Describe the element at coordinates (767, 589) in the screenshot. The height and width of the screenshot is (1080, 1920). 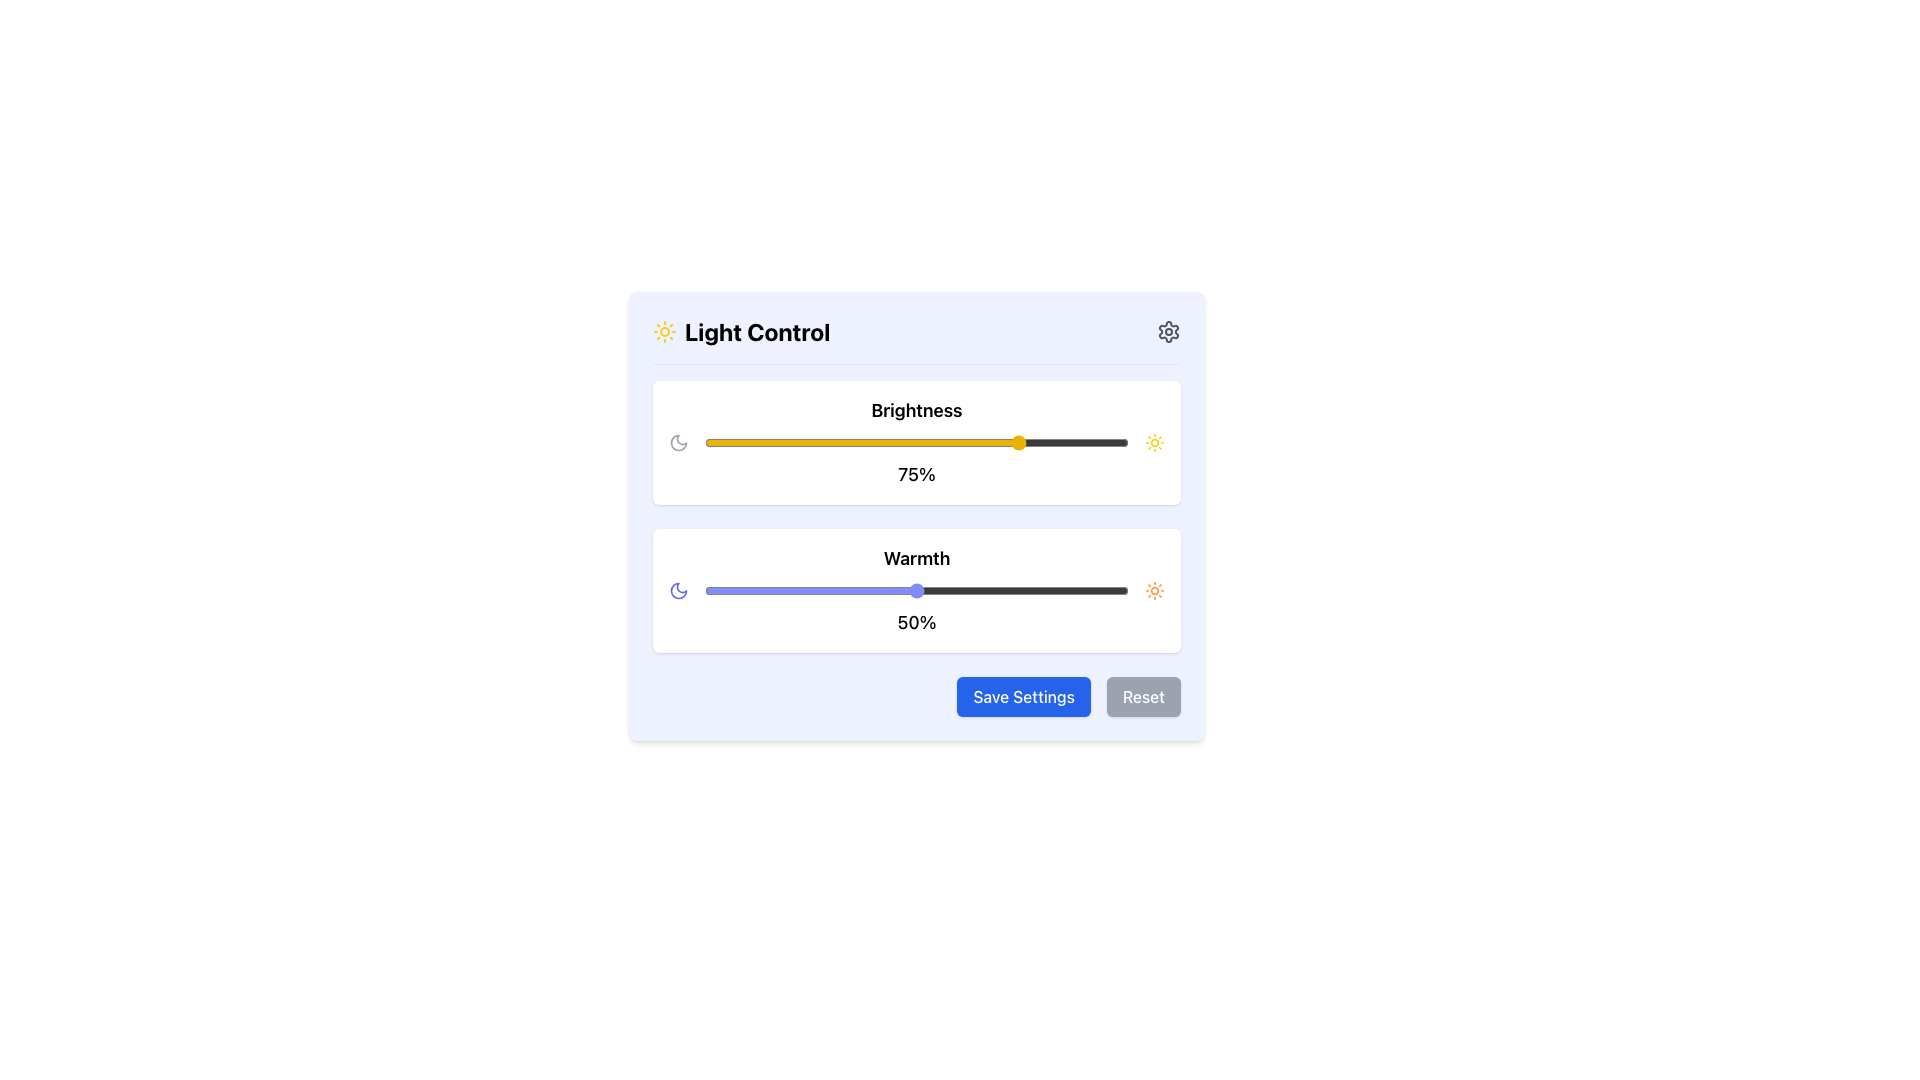
I see `warmth` at that location.